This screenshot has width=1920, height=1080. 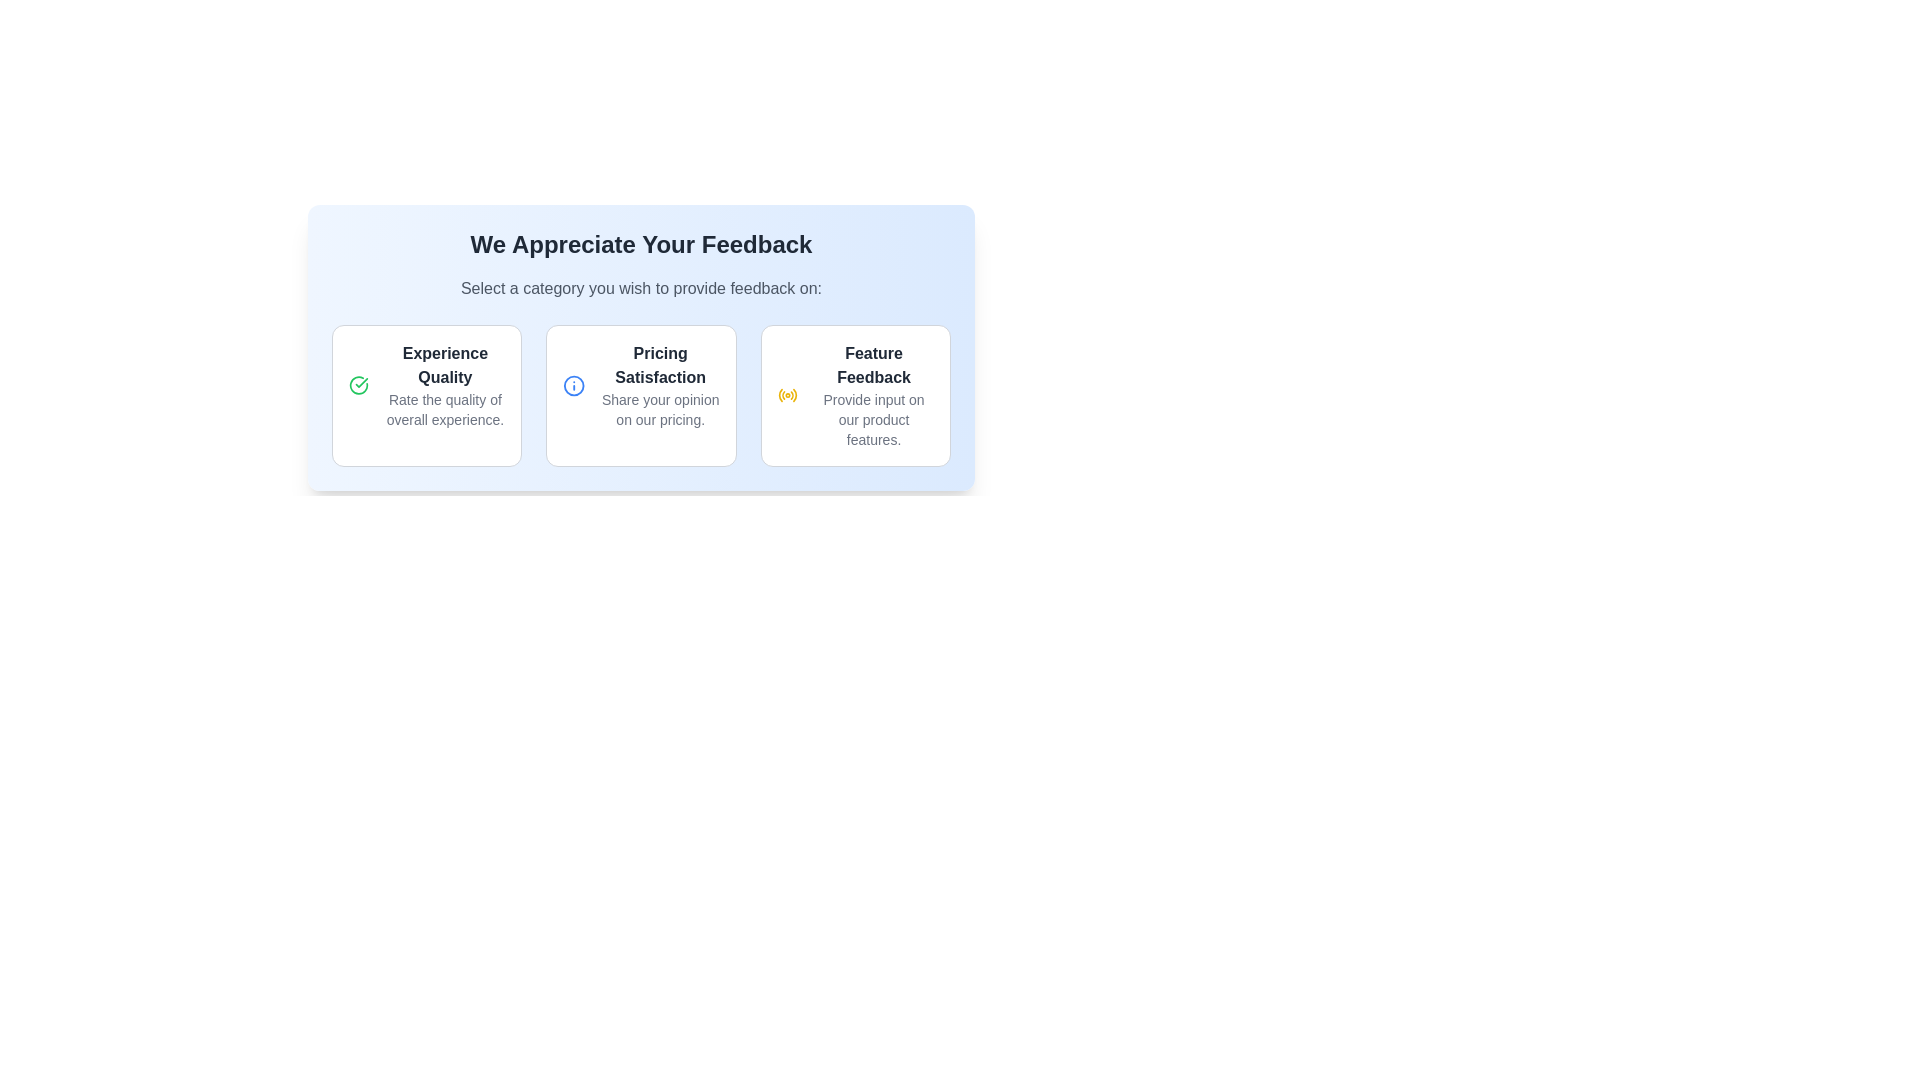 I want to click on the text label that states 'Rate the quality of overall experience.' which is styled in gray and located beneath the title 'Experience Quality', so click(x=444, y=408).